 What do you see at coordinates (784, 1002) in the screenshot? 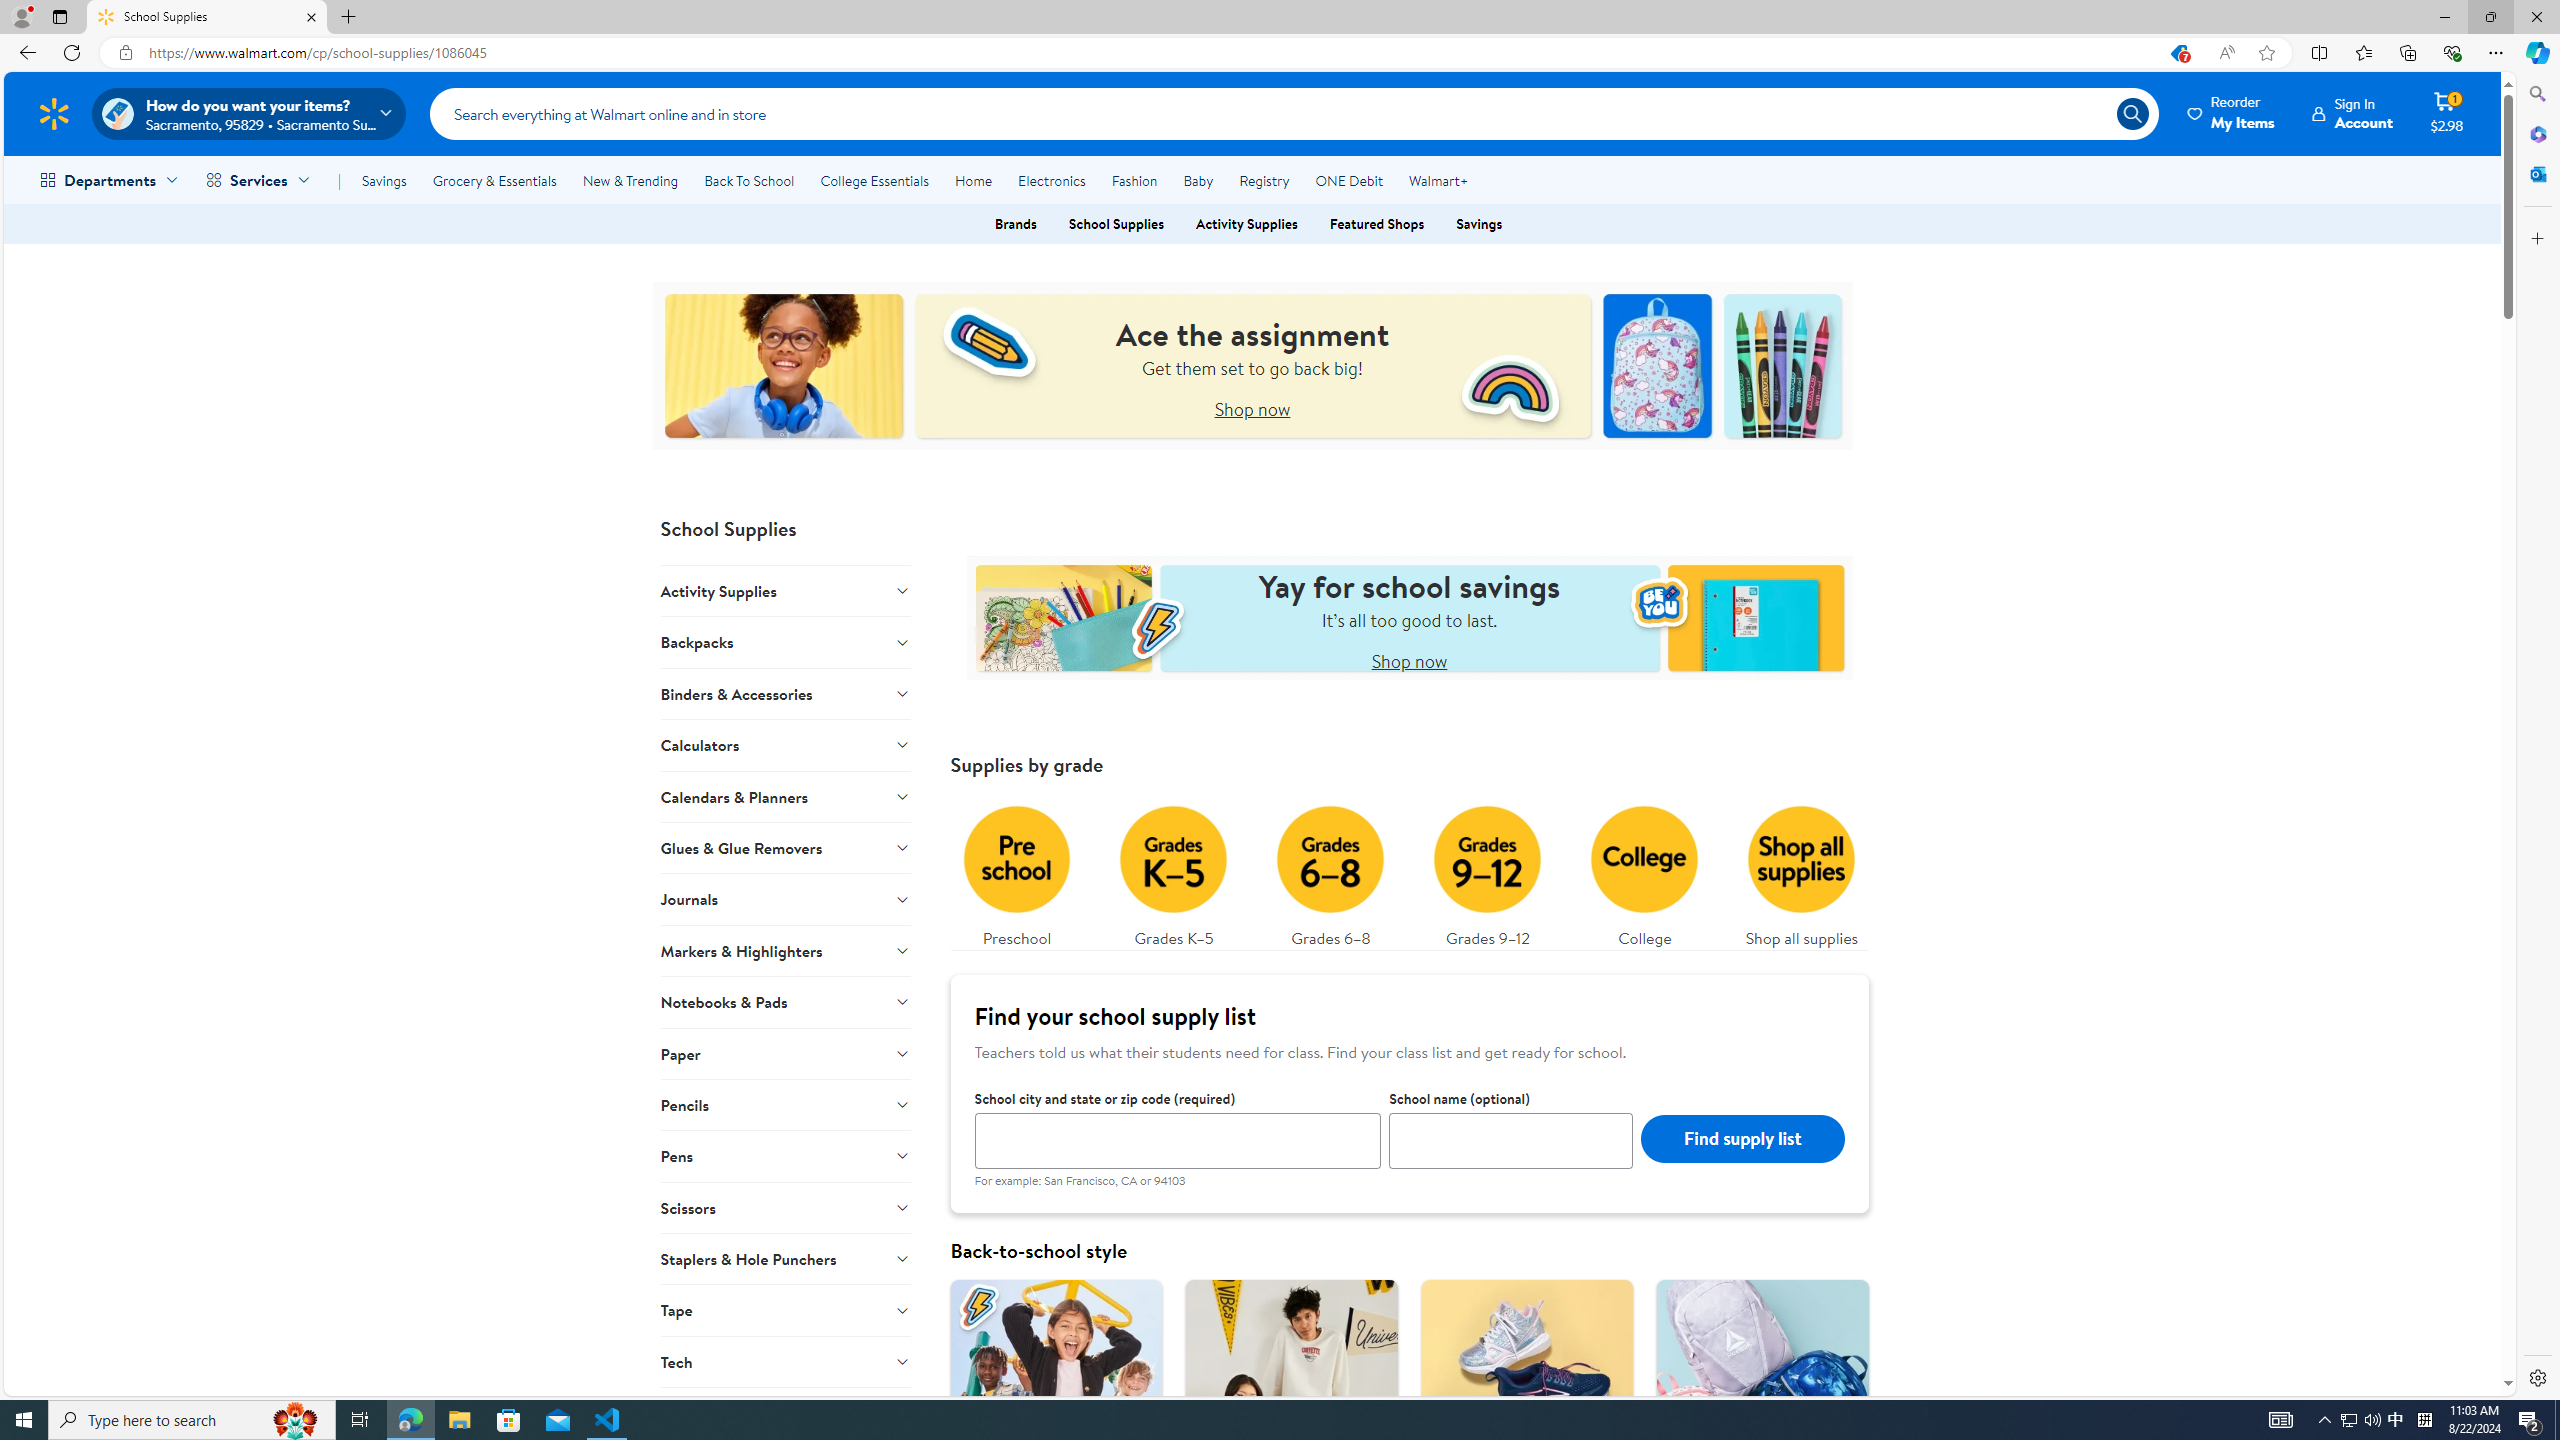
I see `'Notebooks & Pads'` at bounding box center [784, 1002].